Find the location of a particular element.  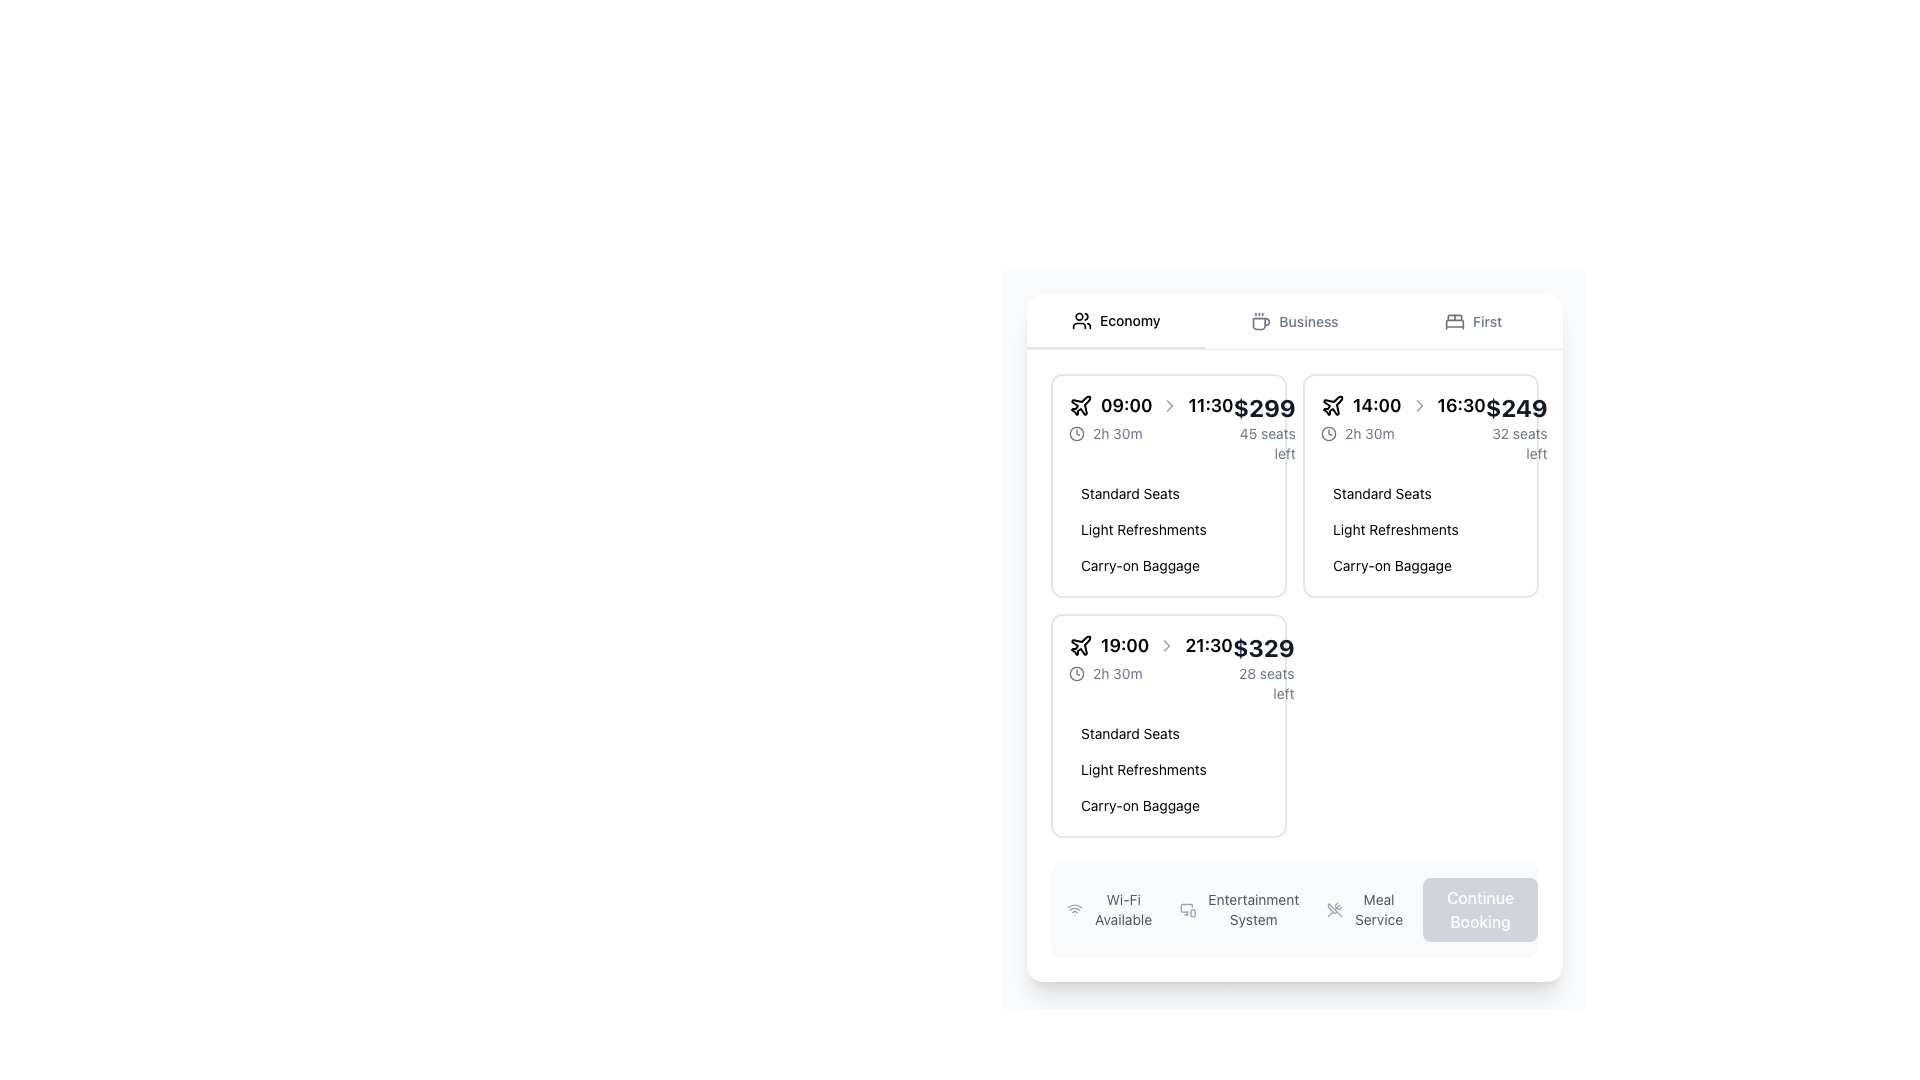

the informational display component showing flight time details, which includes an airplane icon and times '14:00' and '16:30' is located at coordinates (1402, 416).